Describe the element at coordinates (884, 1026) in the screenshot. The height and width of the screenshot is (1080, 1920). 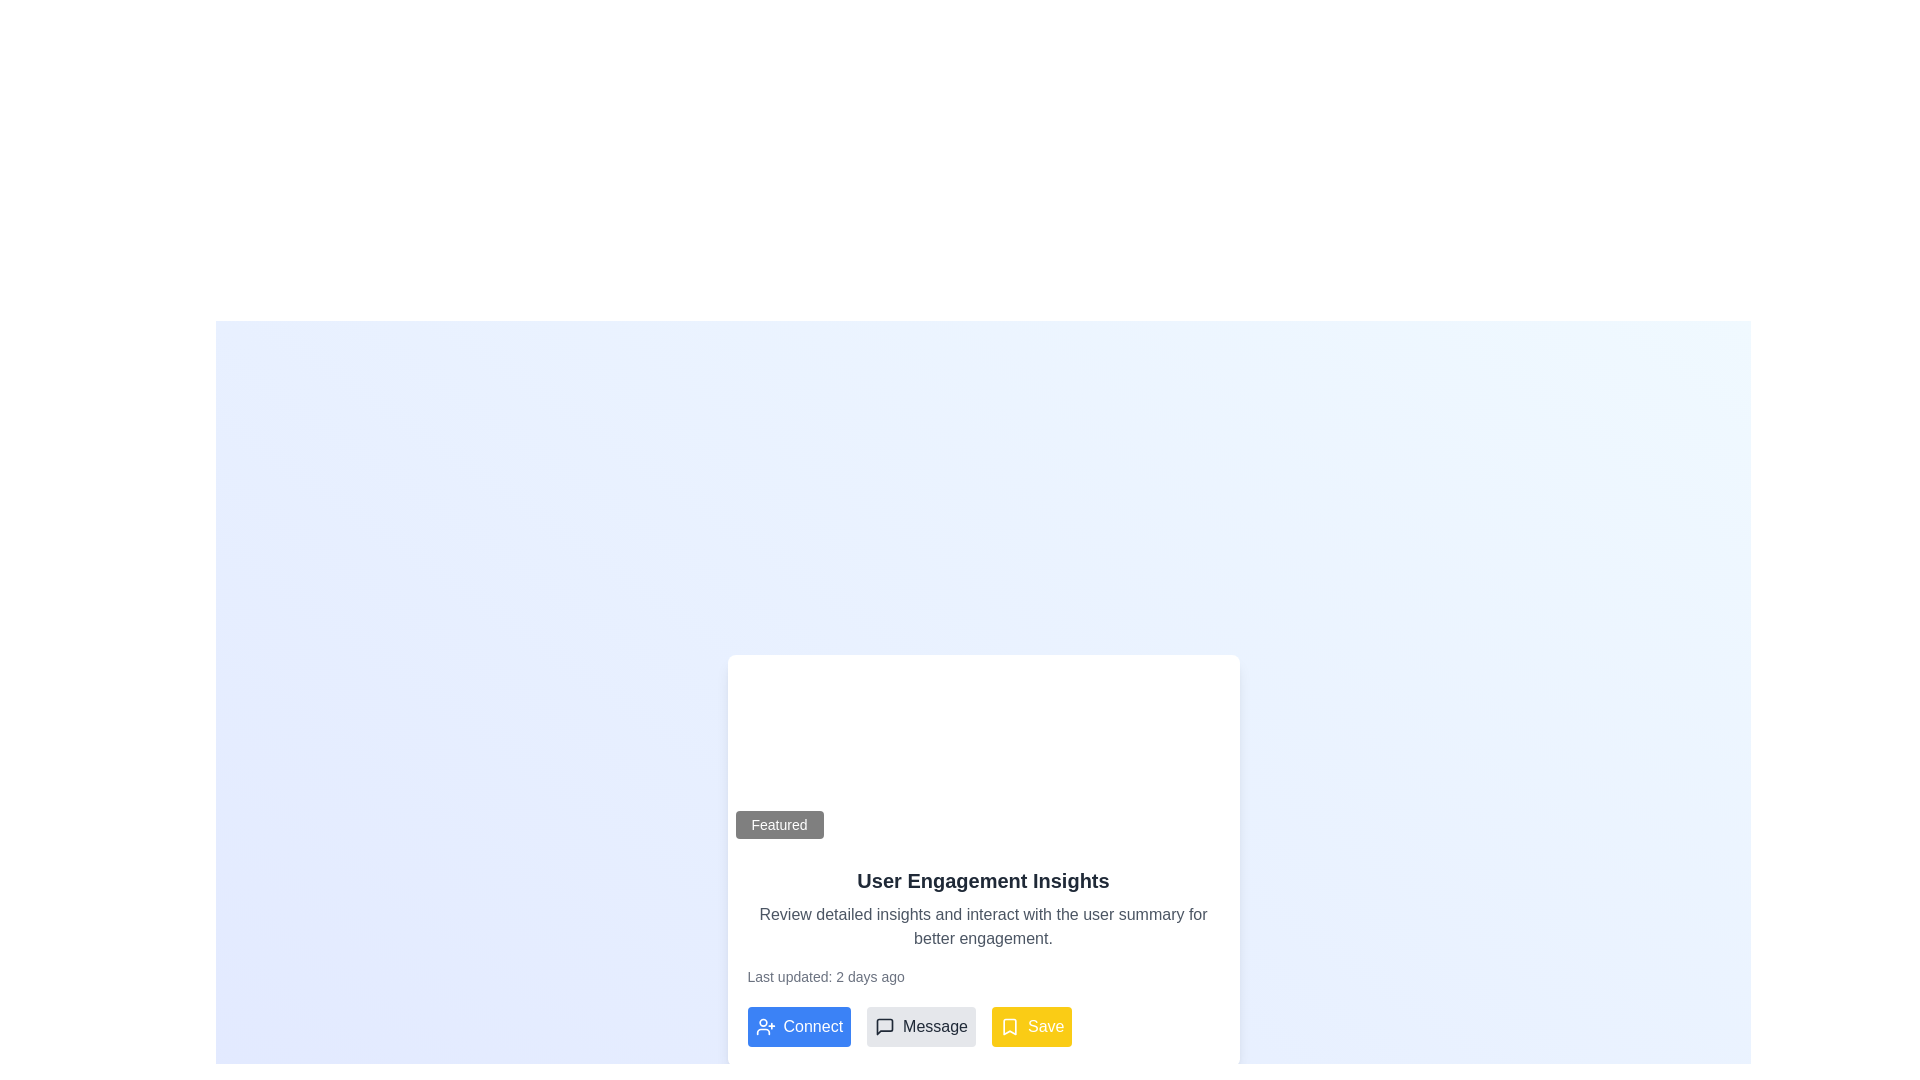
I see `the details of the square-shaped message speech bubble outline icon, rendered in gray, located inside the 'Message' button at the bottom section of the card under 'User Engagement Insights'` at that location.